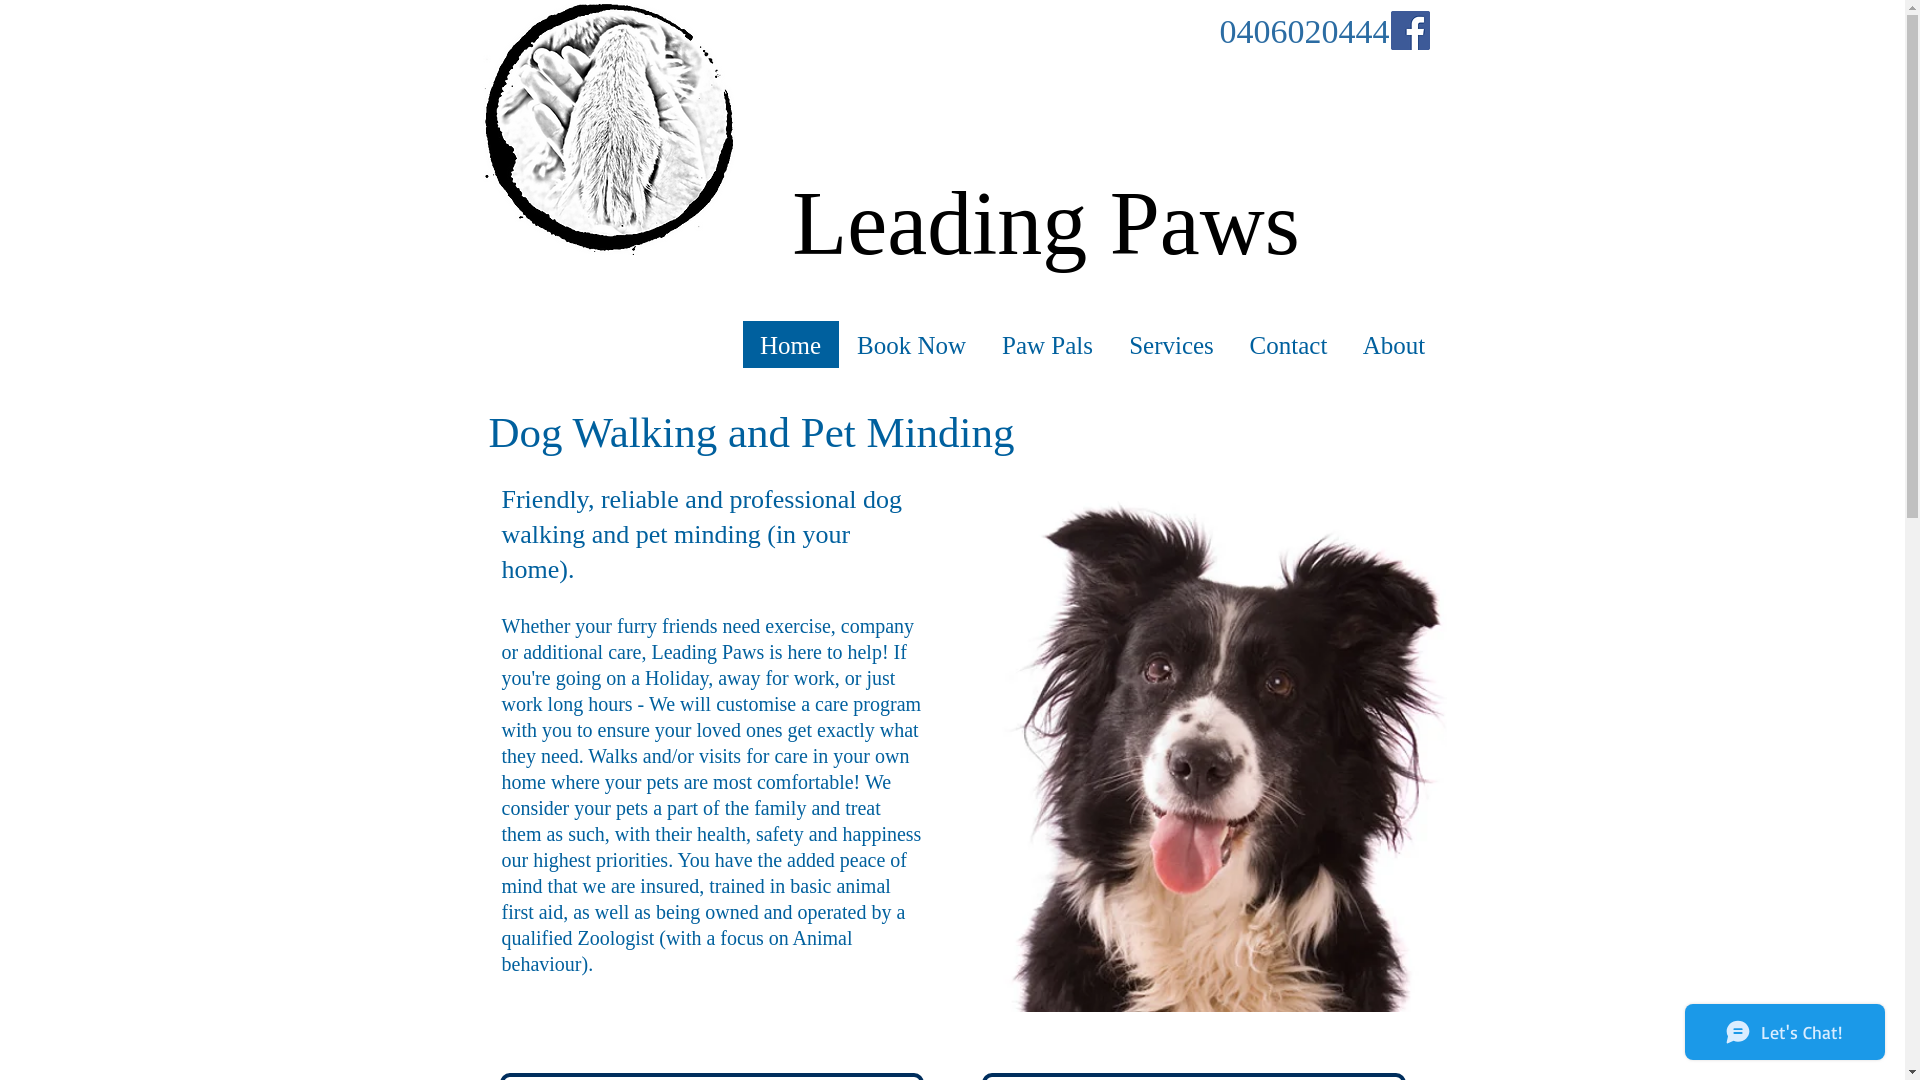  I want to click on 'You have', so click(712, 859).